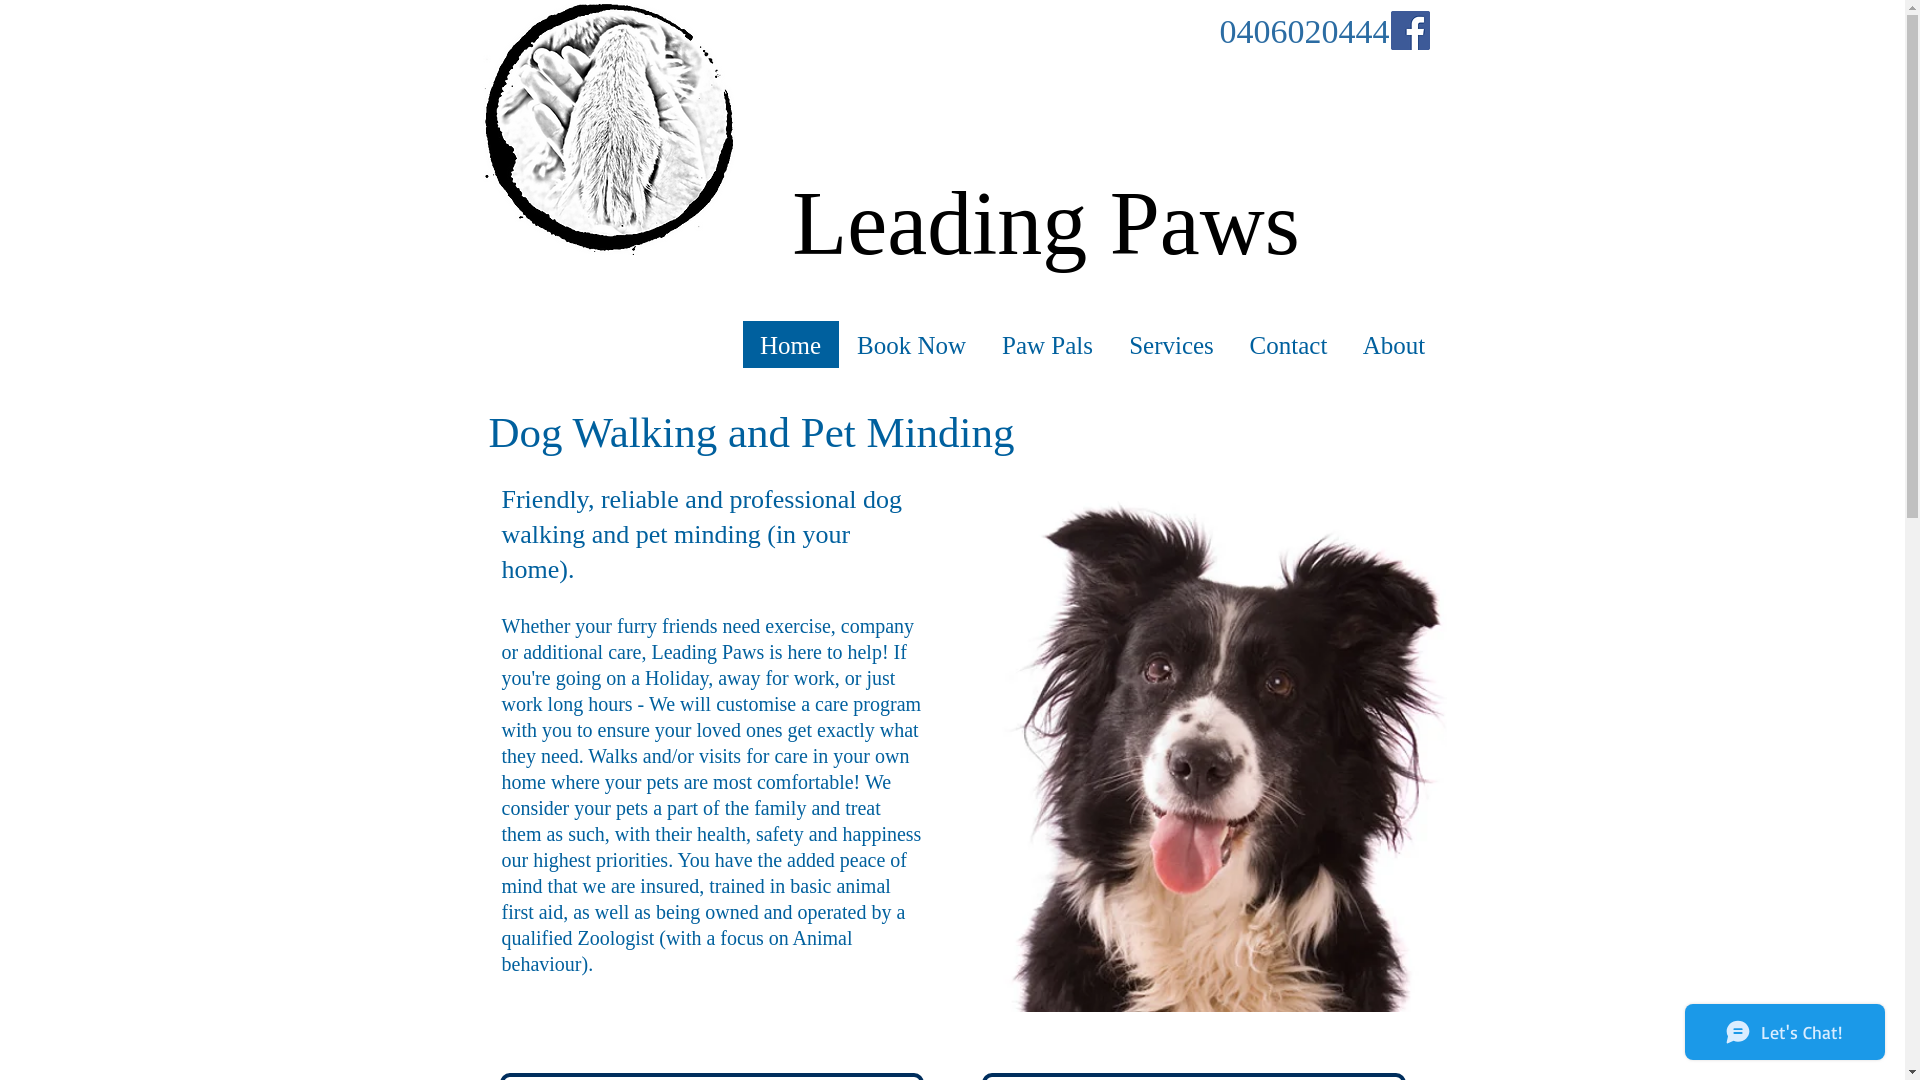  I want to click on 'You have', so click(712, 859).